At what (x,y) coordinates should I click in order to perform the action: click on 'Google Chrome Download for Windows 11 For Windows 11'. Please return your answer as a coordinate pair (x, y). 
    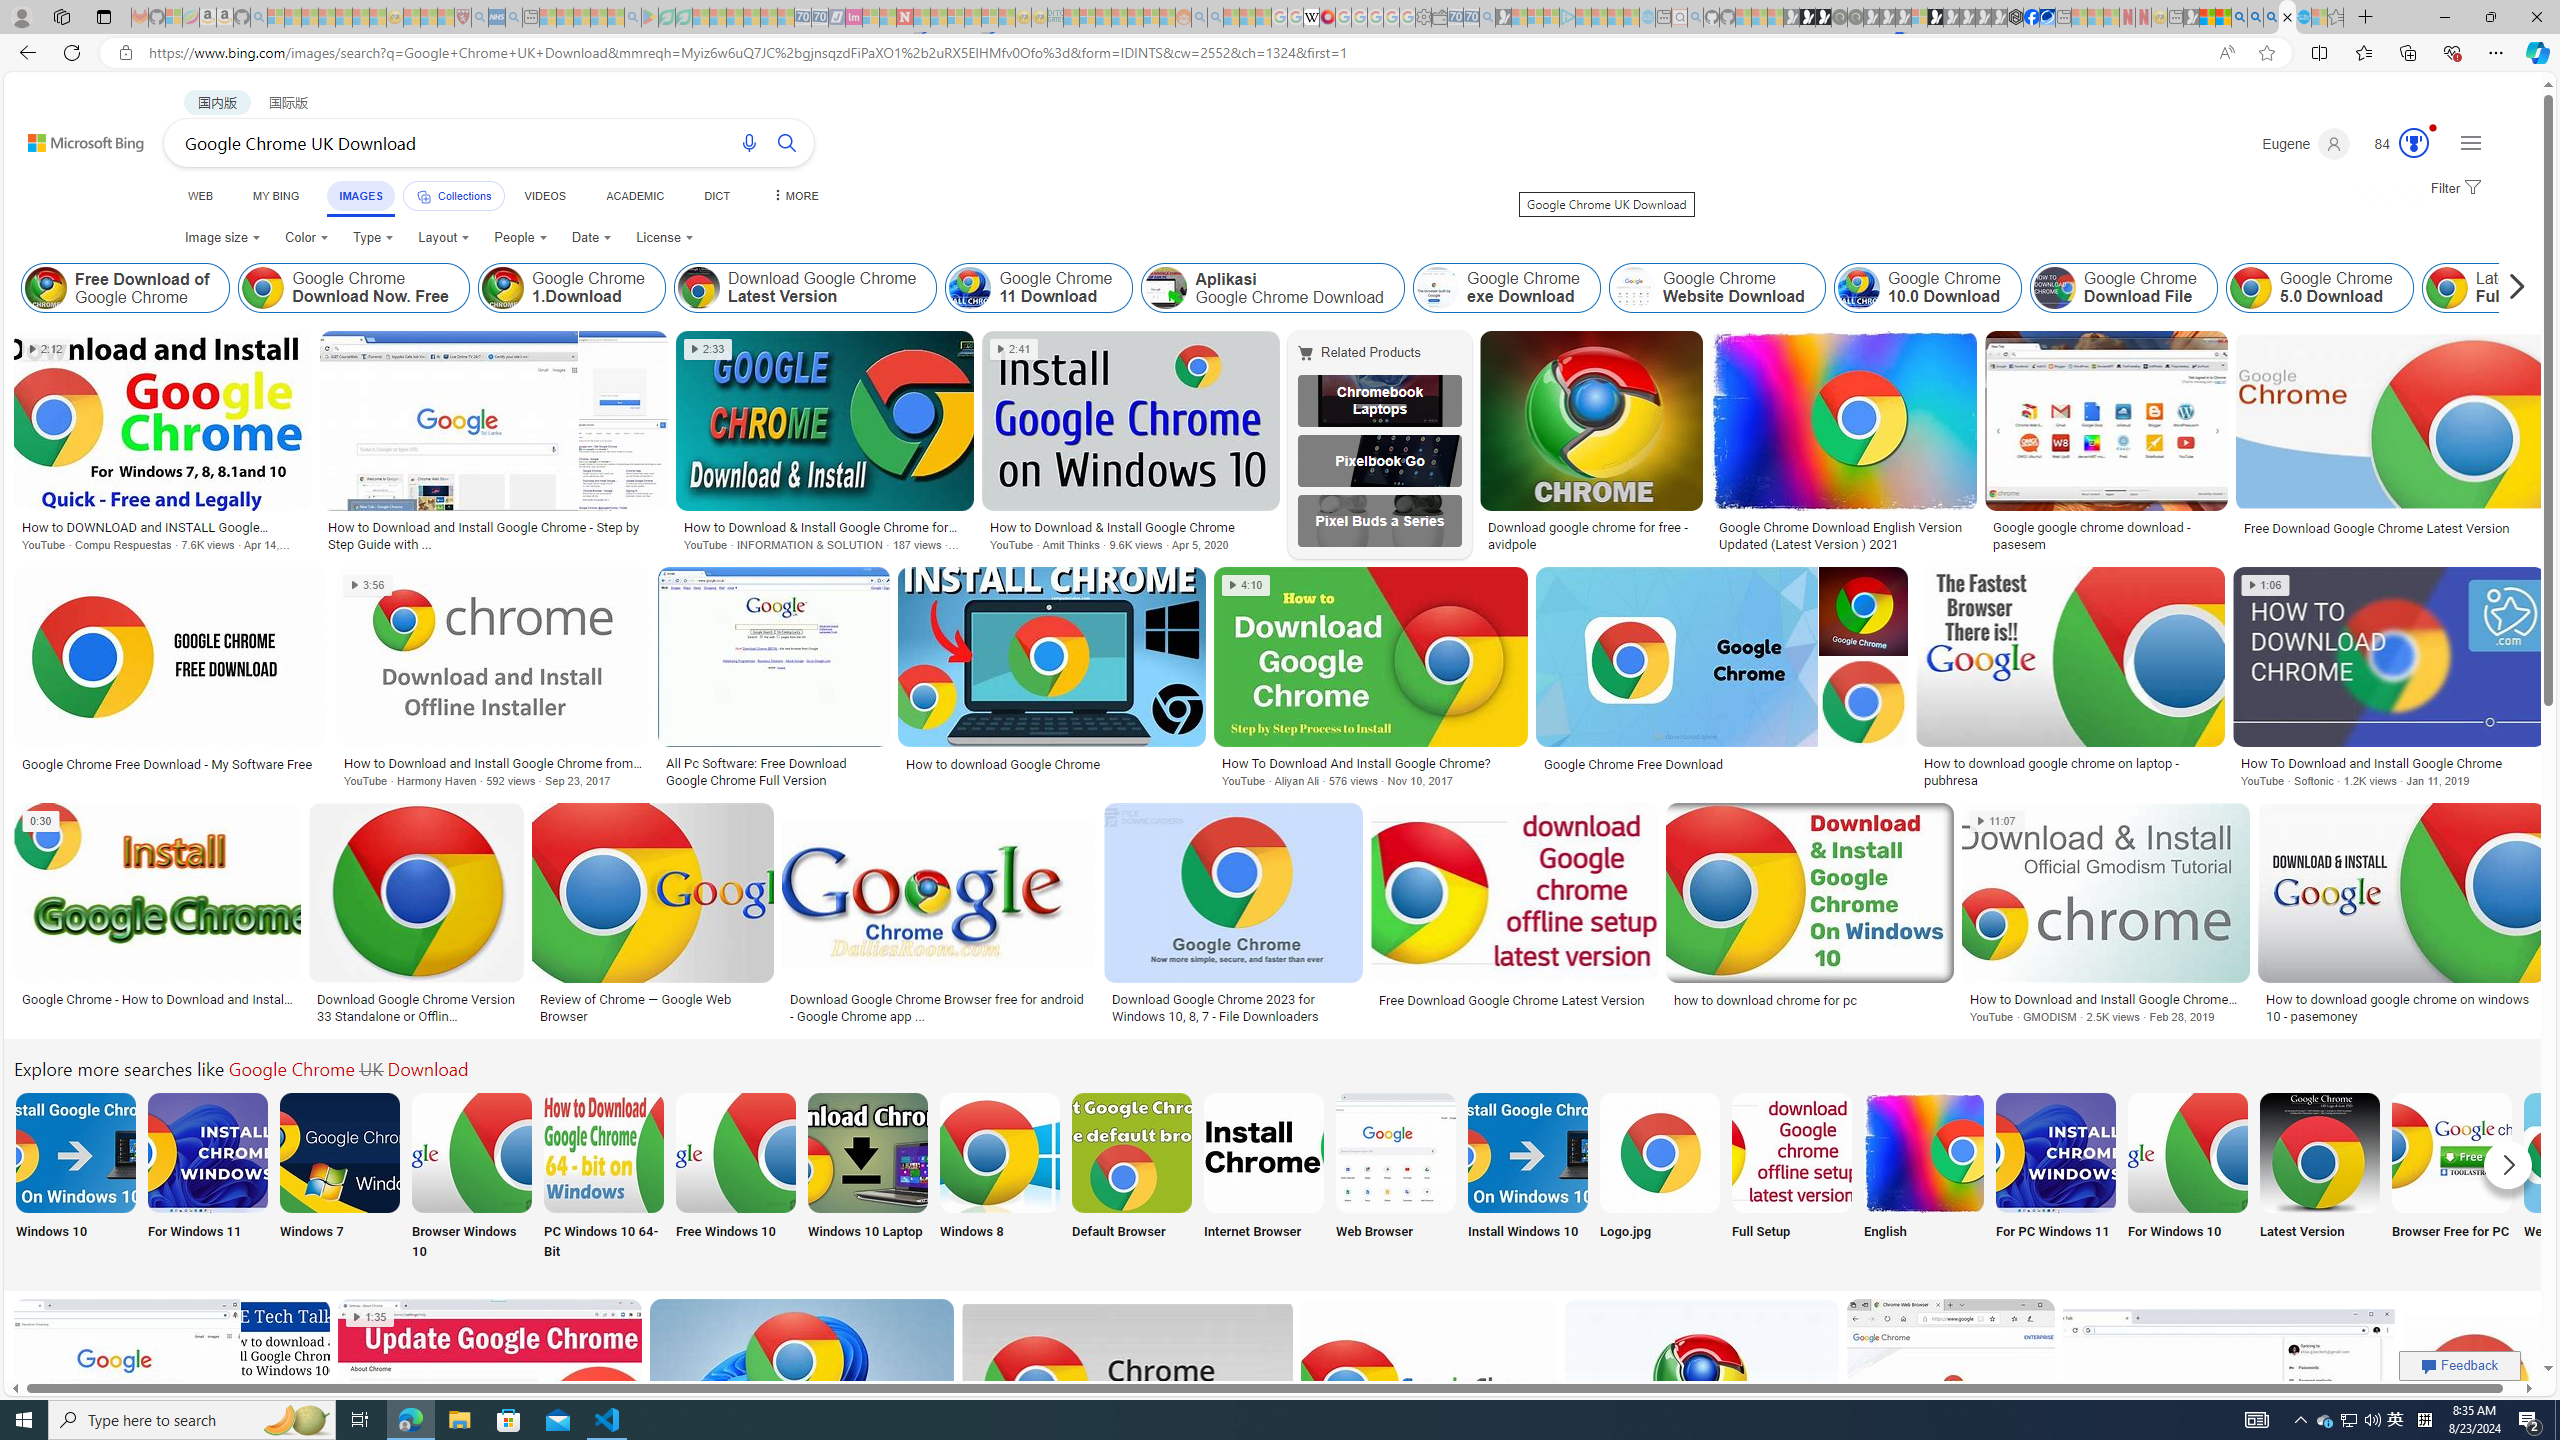
    Looking at the image, I should click on (207, 1176).